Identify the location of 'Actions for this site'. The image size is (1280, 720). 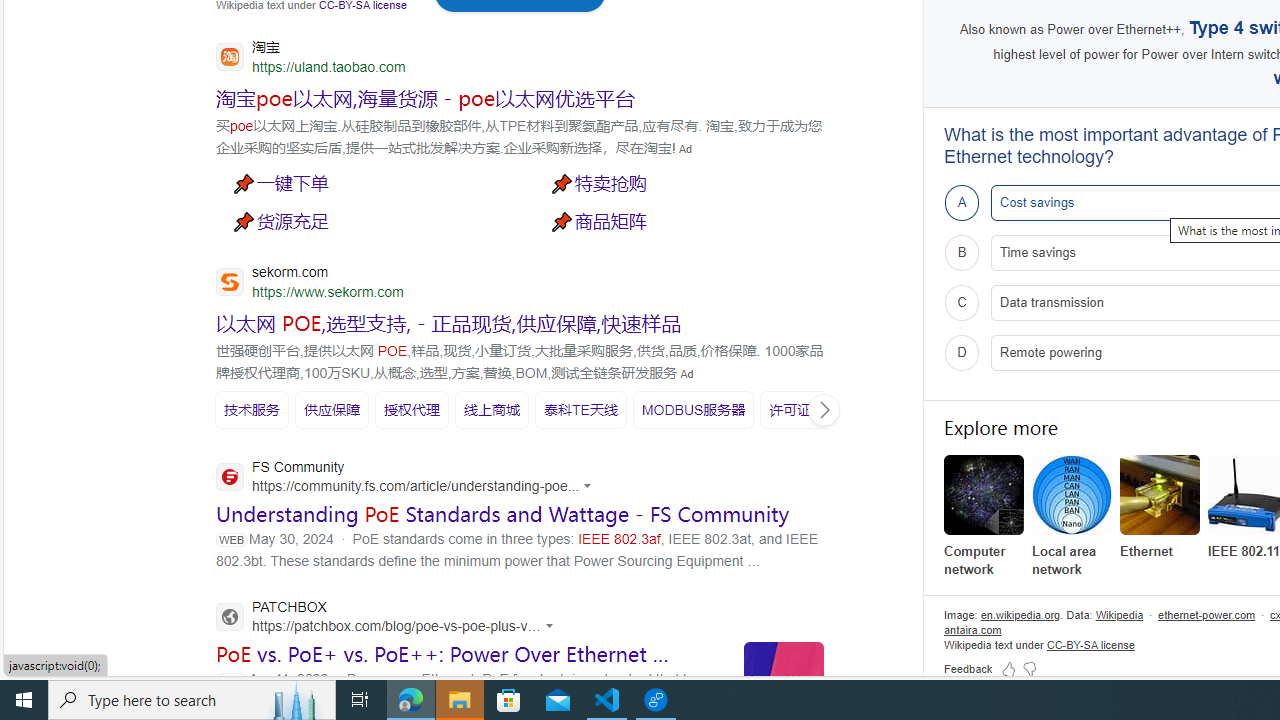
(552, 625).